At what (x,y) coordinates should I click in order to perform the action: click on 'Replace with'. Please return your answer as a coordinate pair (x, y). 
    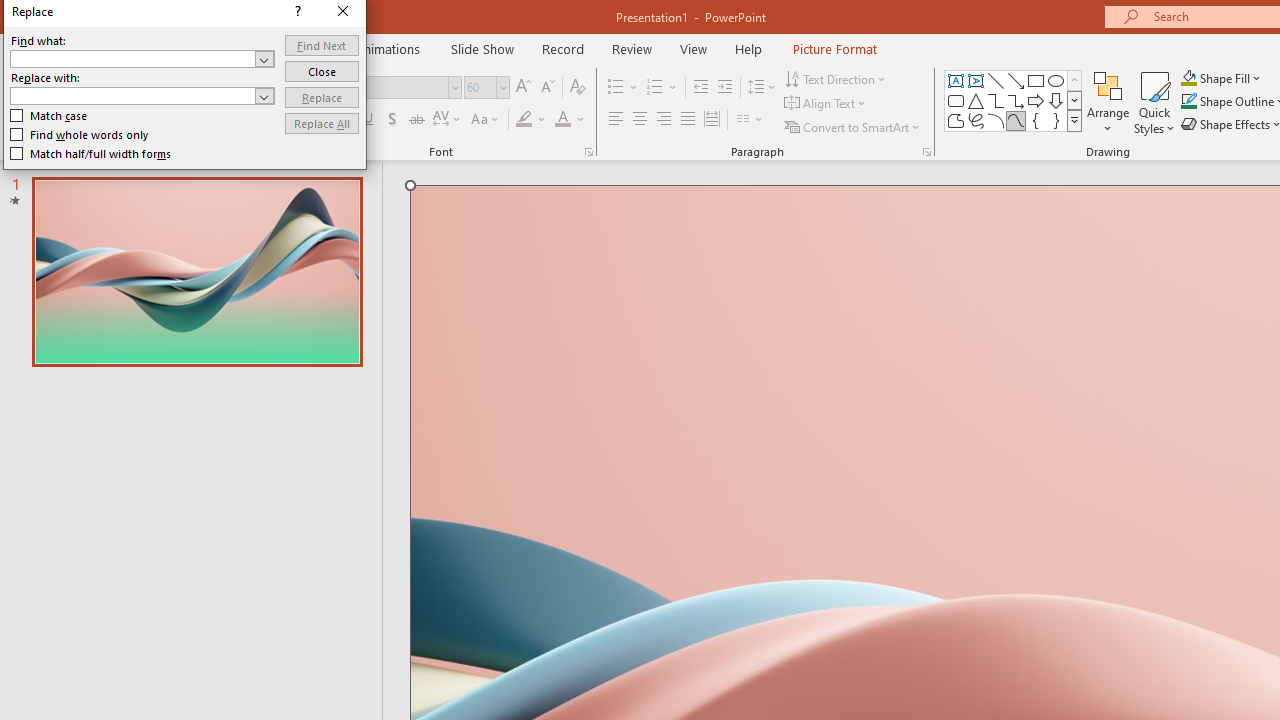
    Looking at the image, I should click on (141, 96).